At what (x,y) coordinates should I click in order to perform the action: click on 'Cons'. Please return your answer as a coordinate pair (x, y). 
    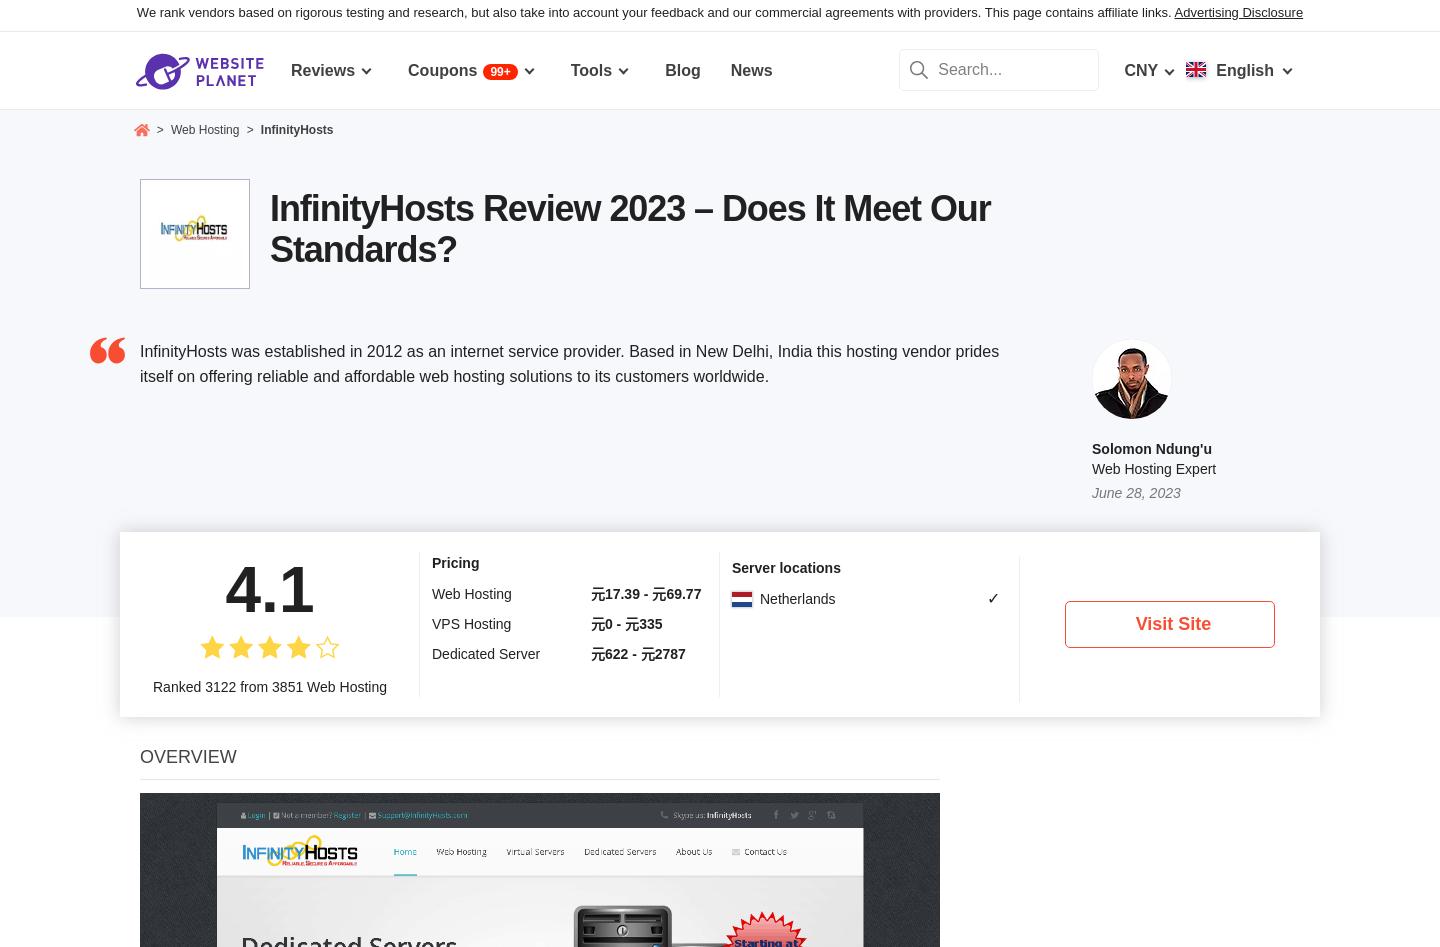
    Looking at the image, I should click on (164, 609).